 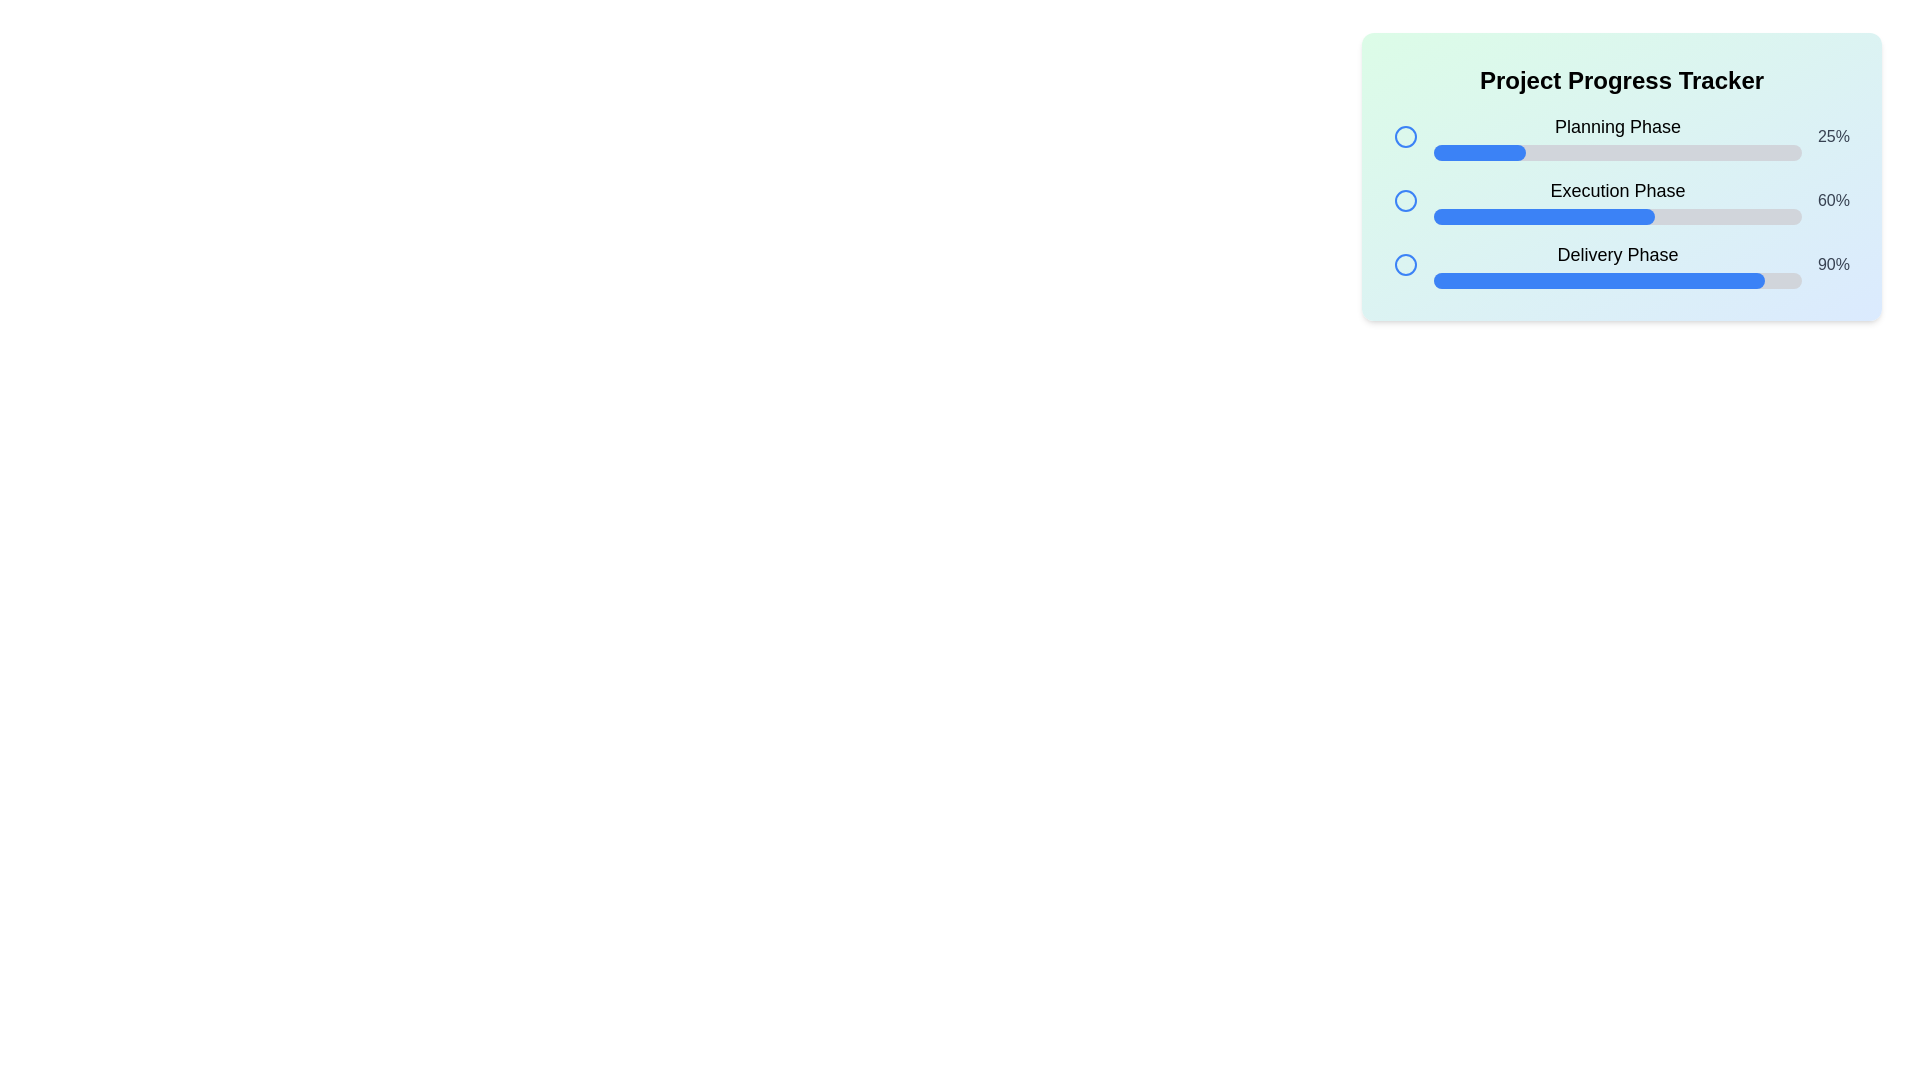 I want to click on the third stage text label in the project progress tracker, which denotes the current phase of the project, so click(x=1617, y=253).